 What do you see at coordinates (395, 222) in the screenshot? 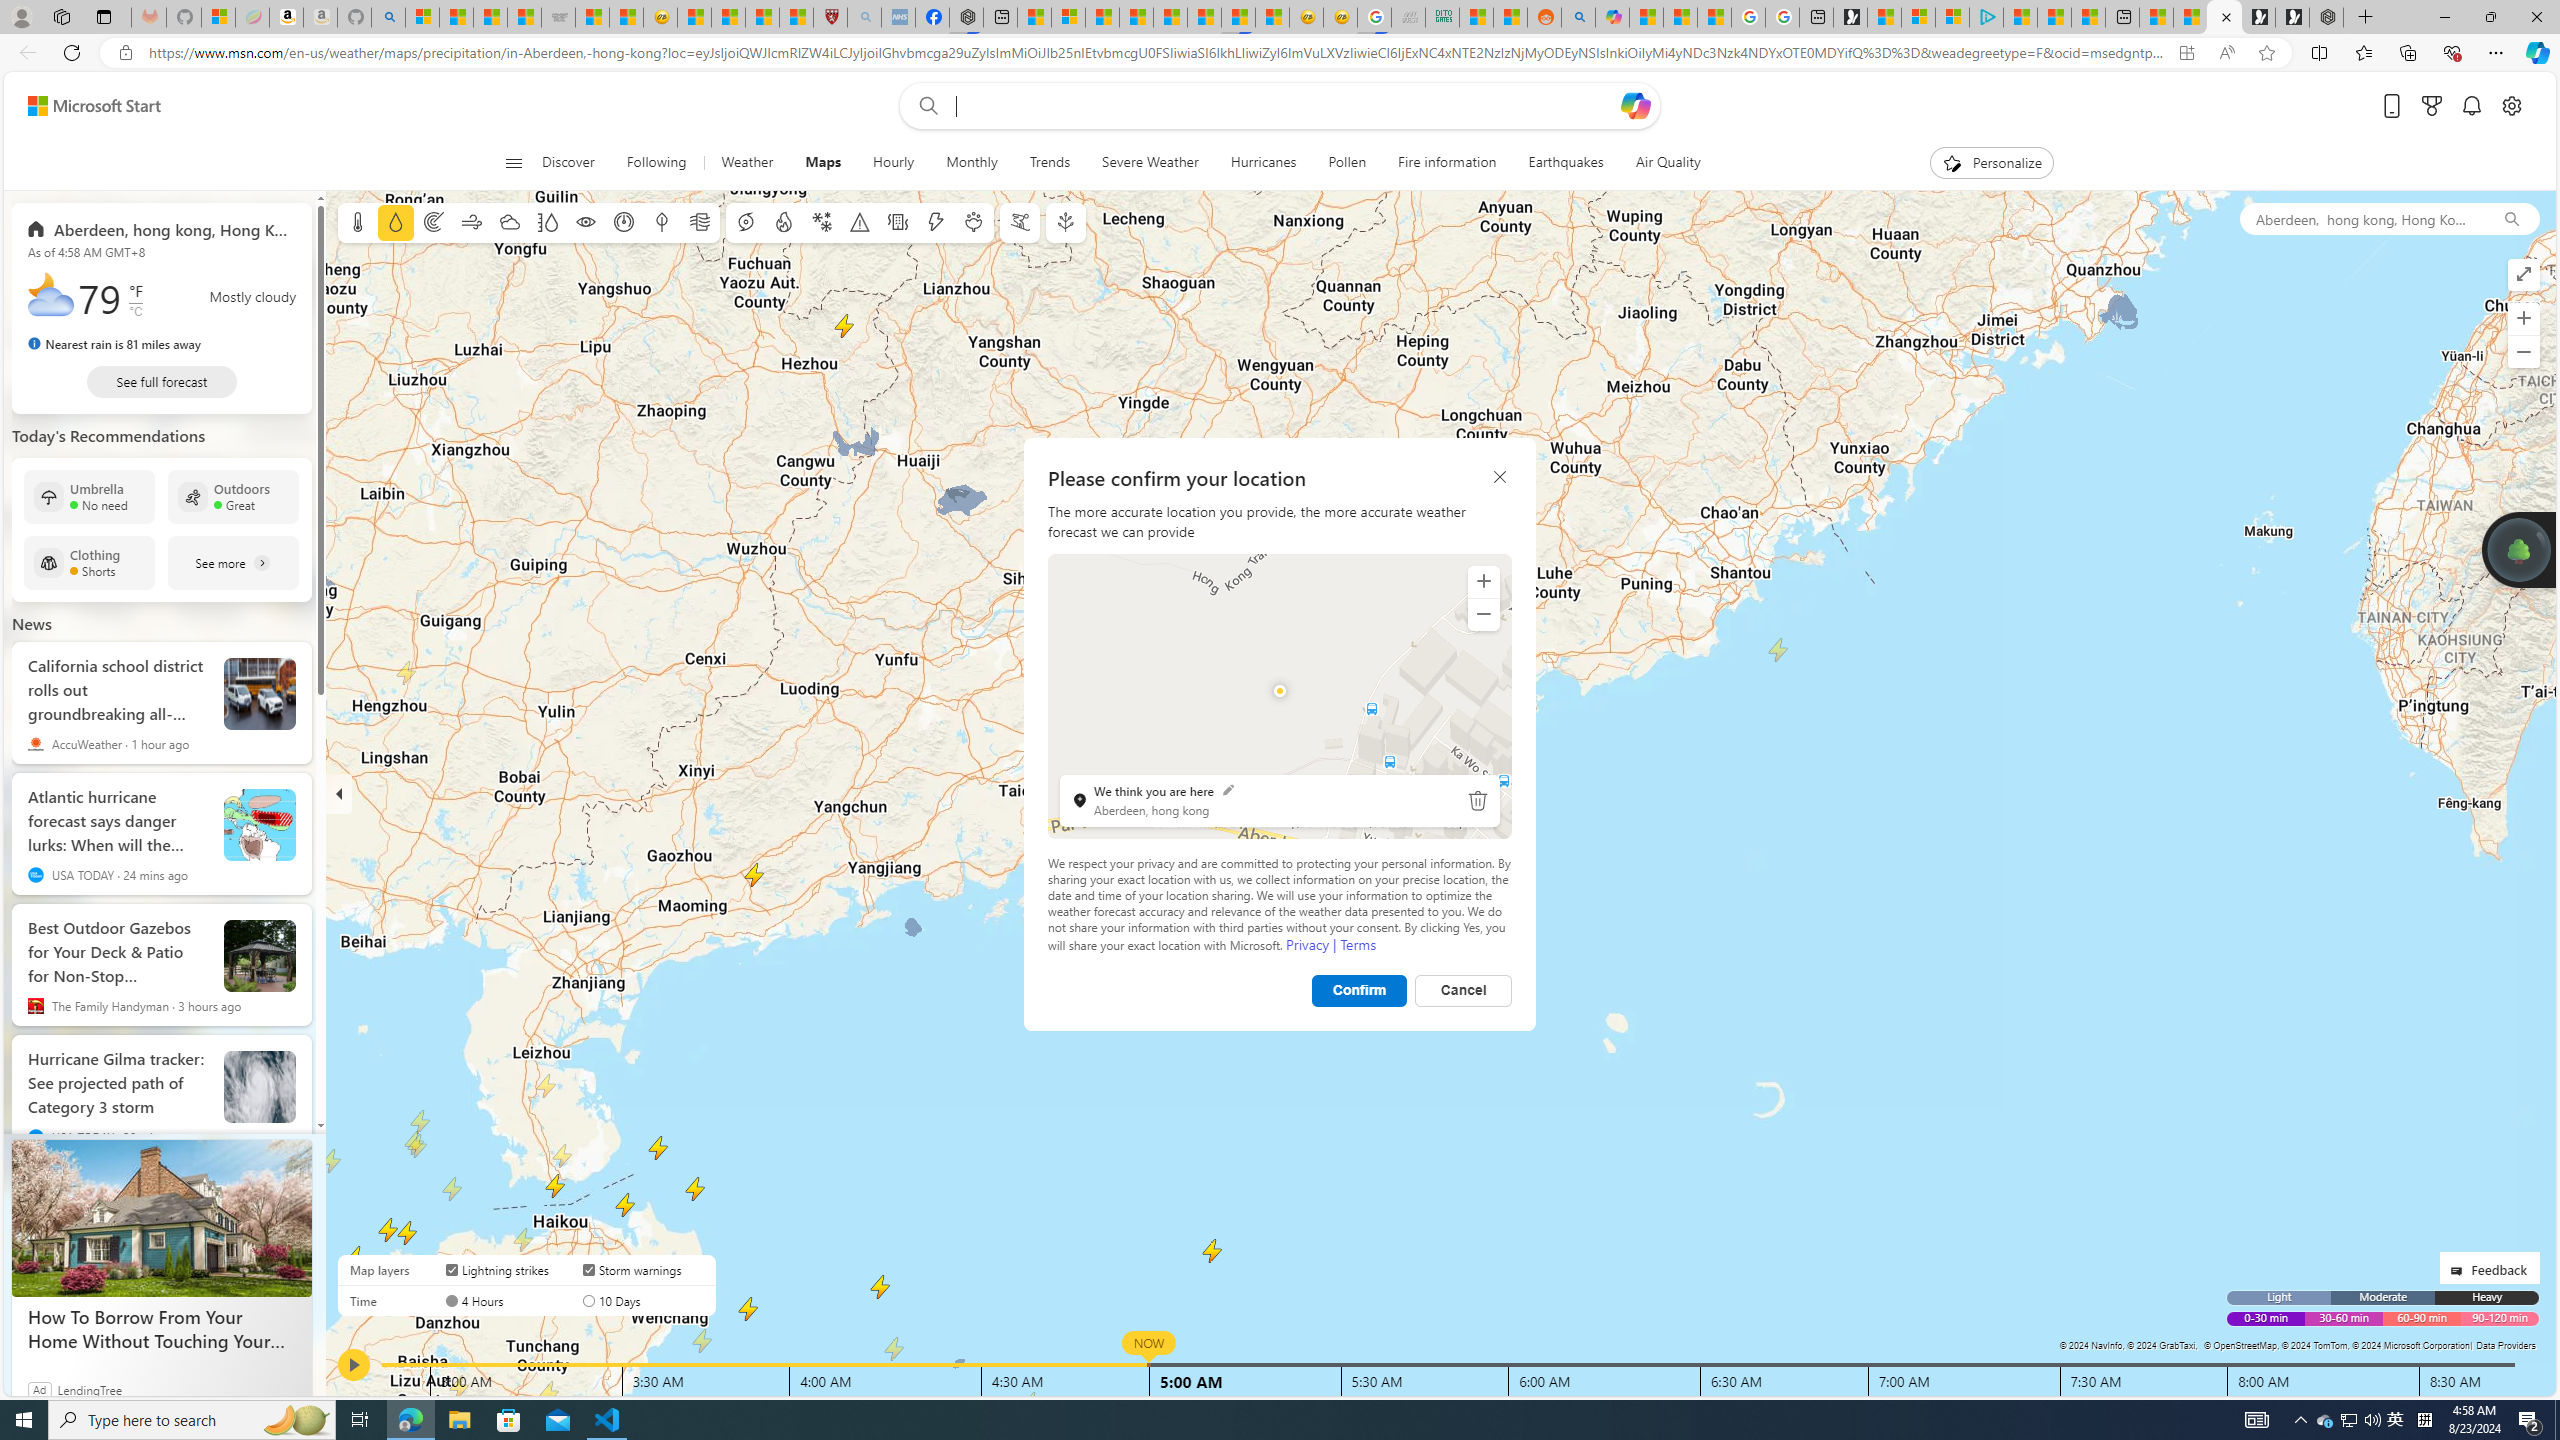
I see `'Precipitation'` at bounding box center [395, 222].